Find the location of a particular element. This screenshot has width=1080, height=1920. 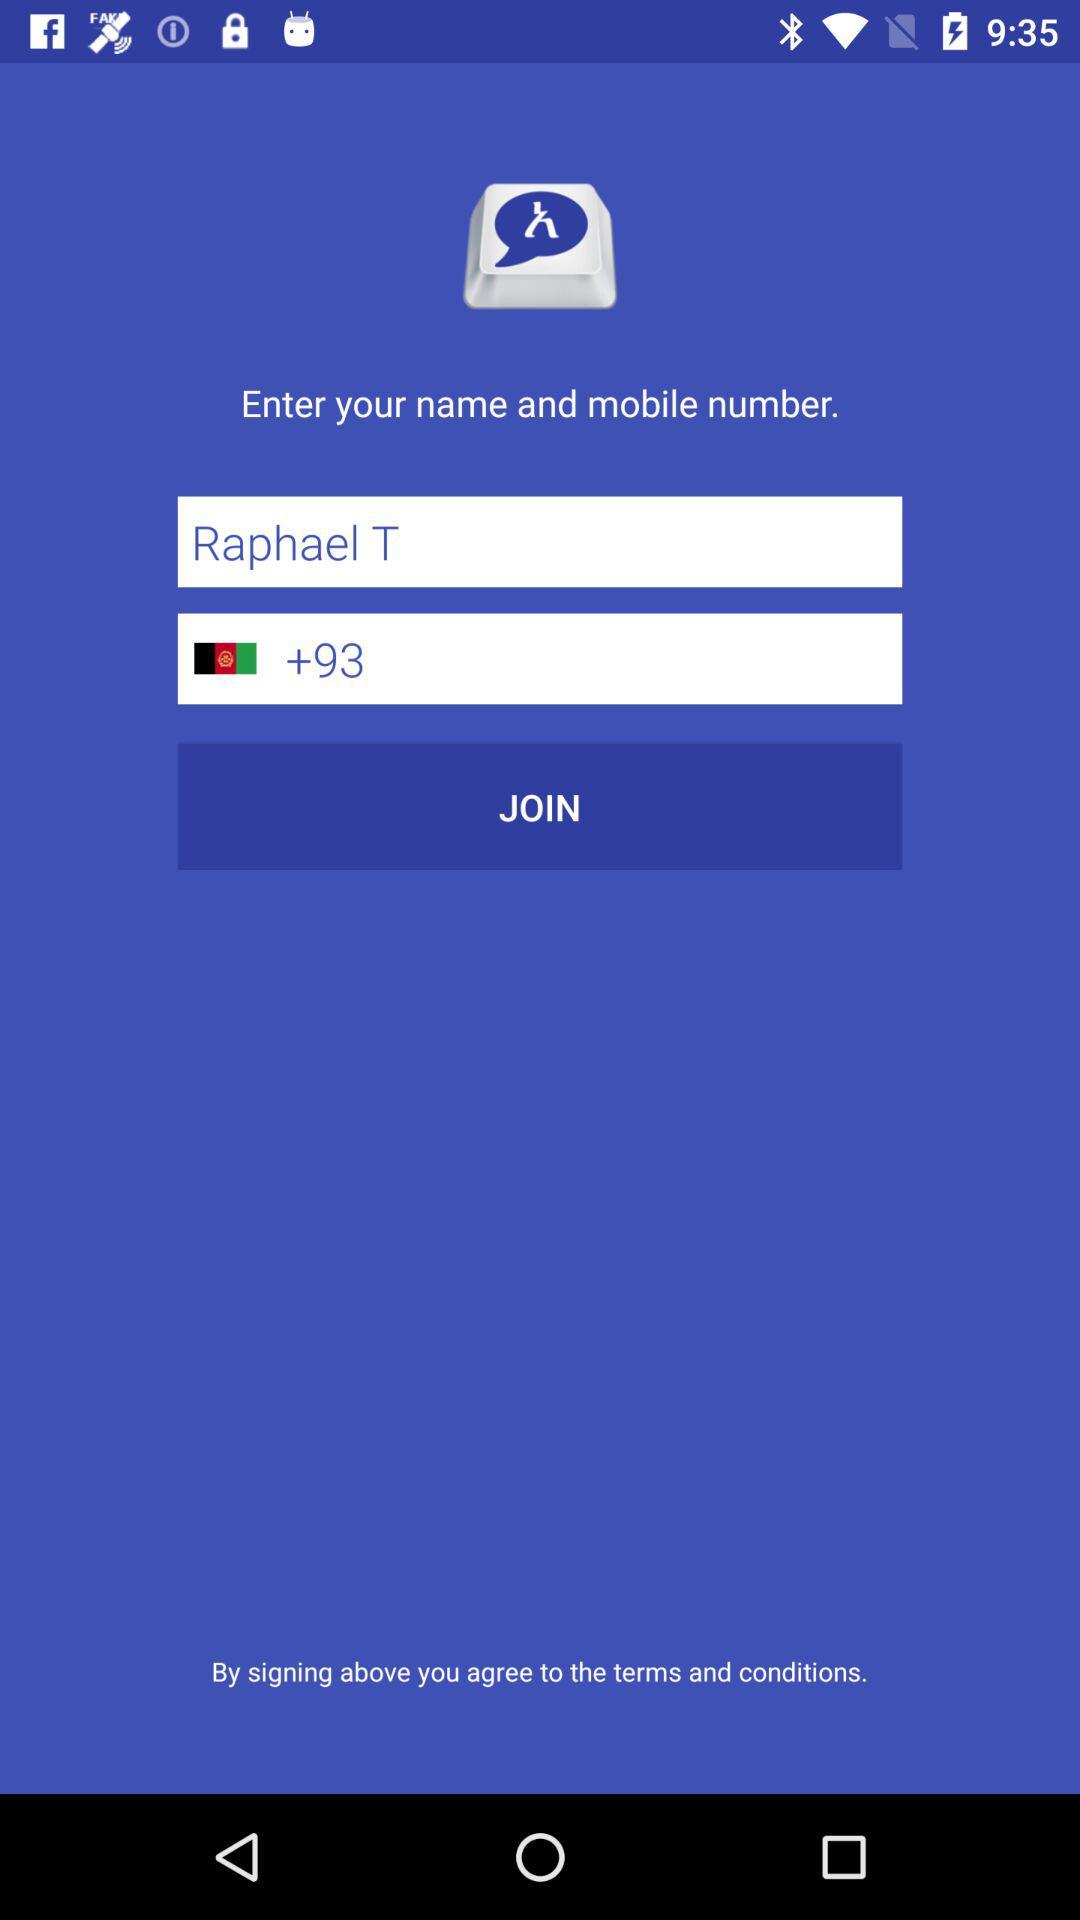

item below +93 item is located at coordinates (540, 806).